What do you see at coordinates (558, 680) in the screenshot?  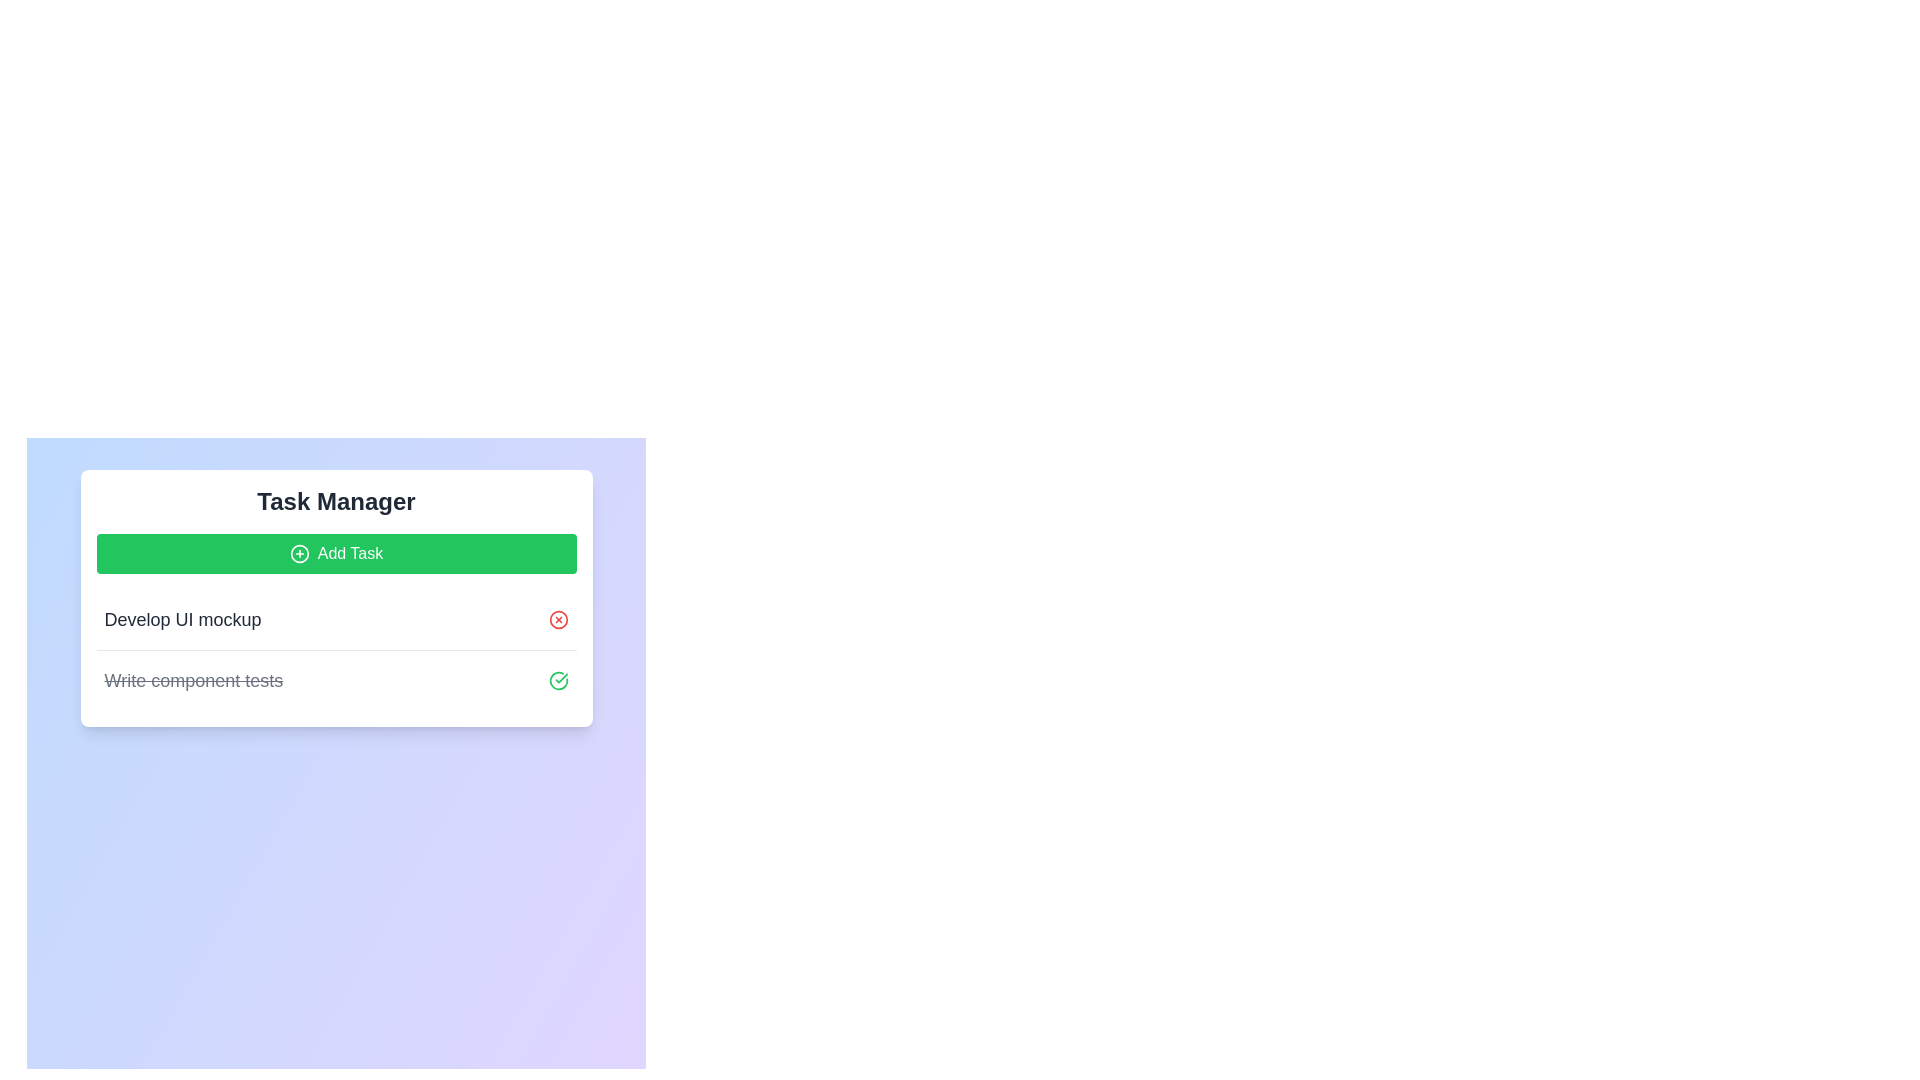 I see `the interactive check mark icon` at bounding box center [558, 680].